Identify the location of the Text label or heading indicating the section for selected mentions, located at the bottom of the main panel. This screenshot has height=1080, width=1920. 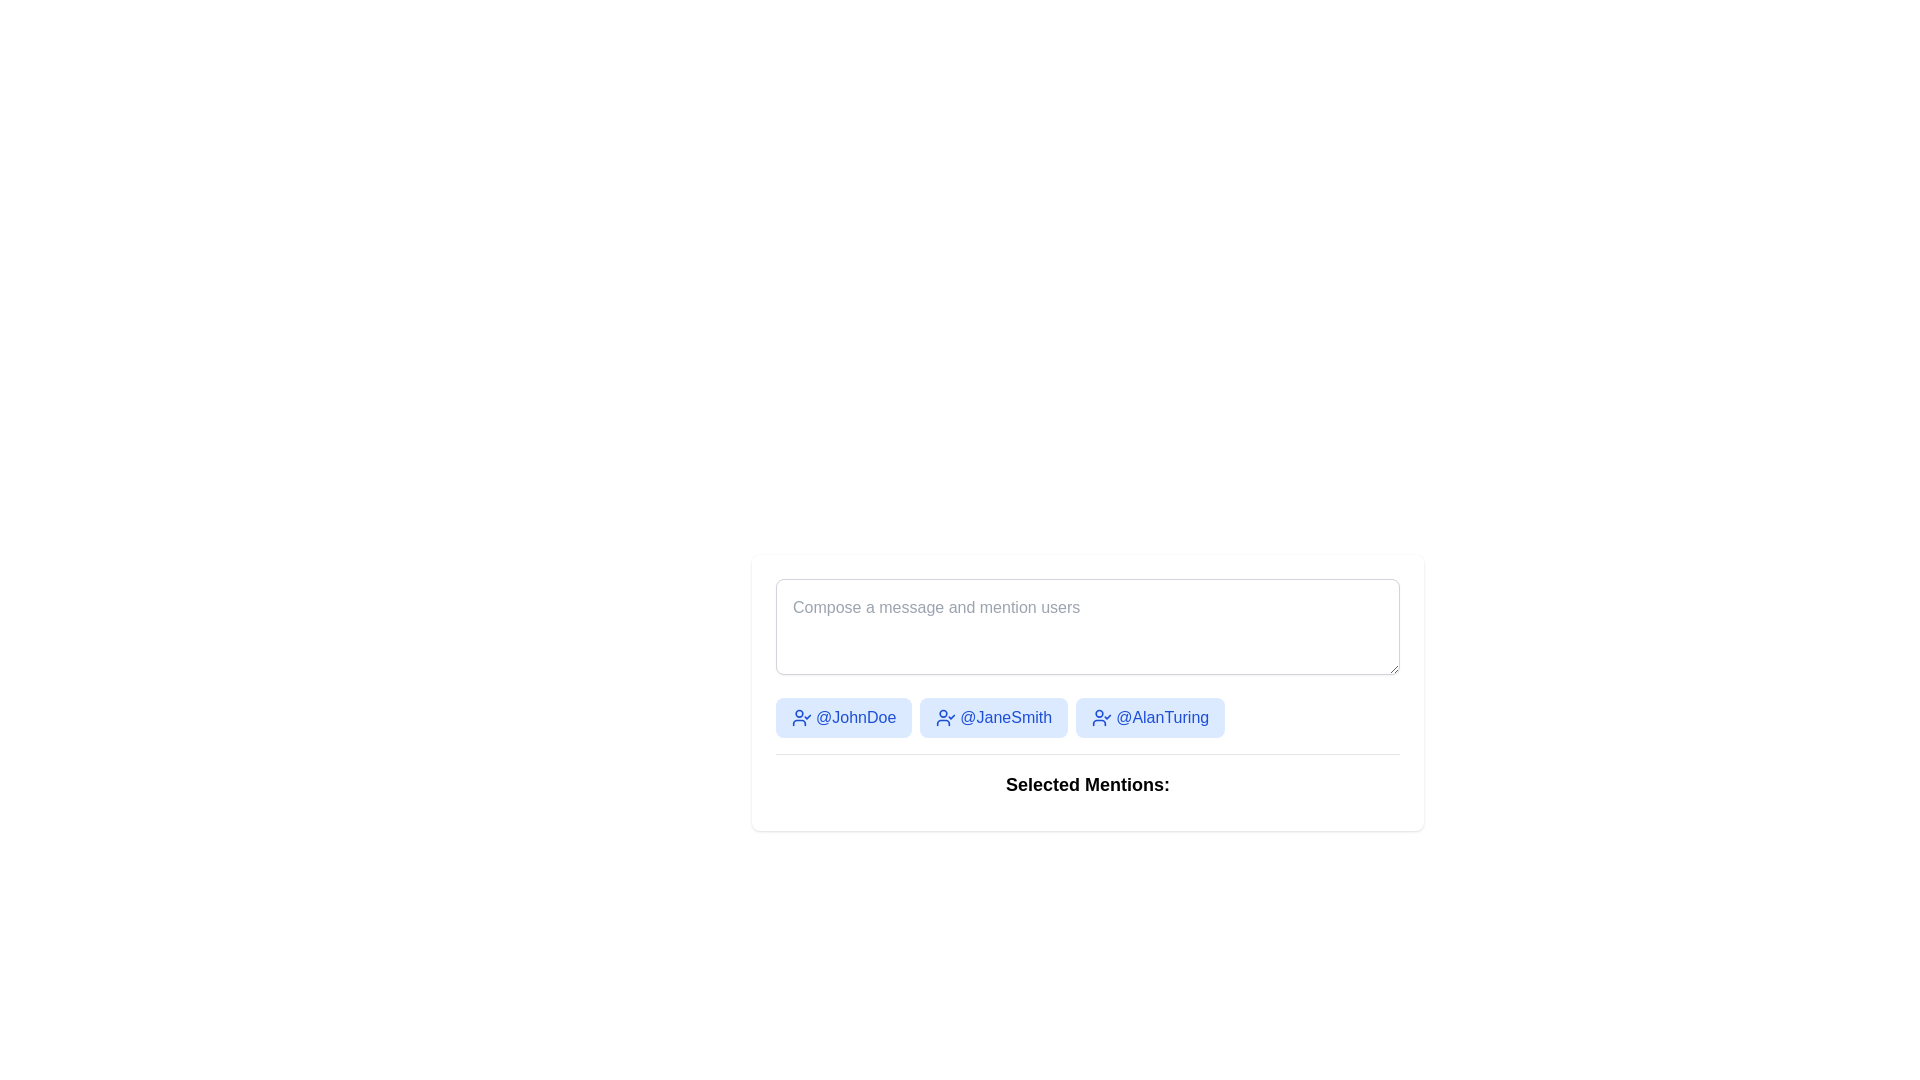
(1087, 778).